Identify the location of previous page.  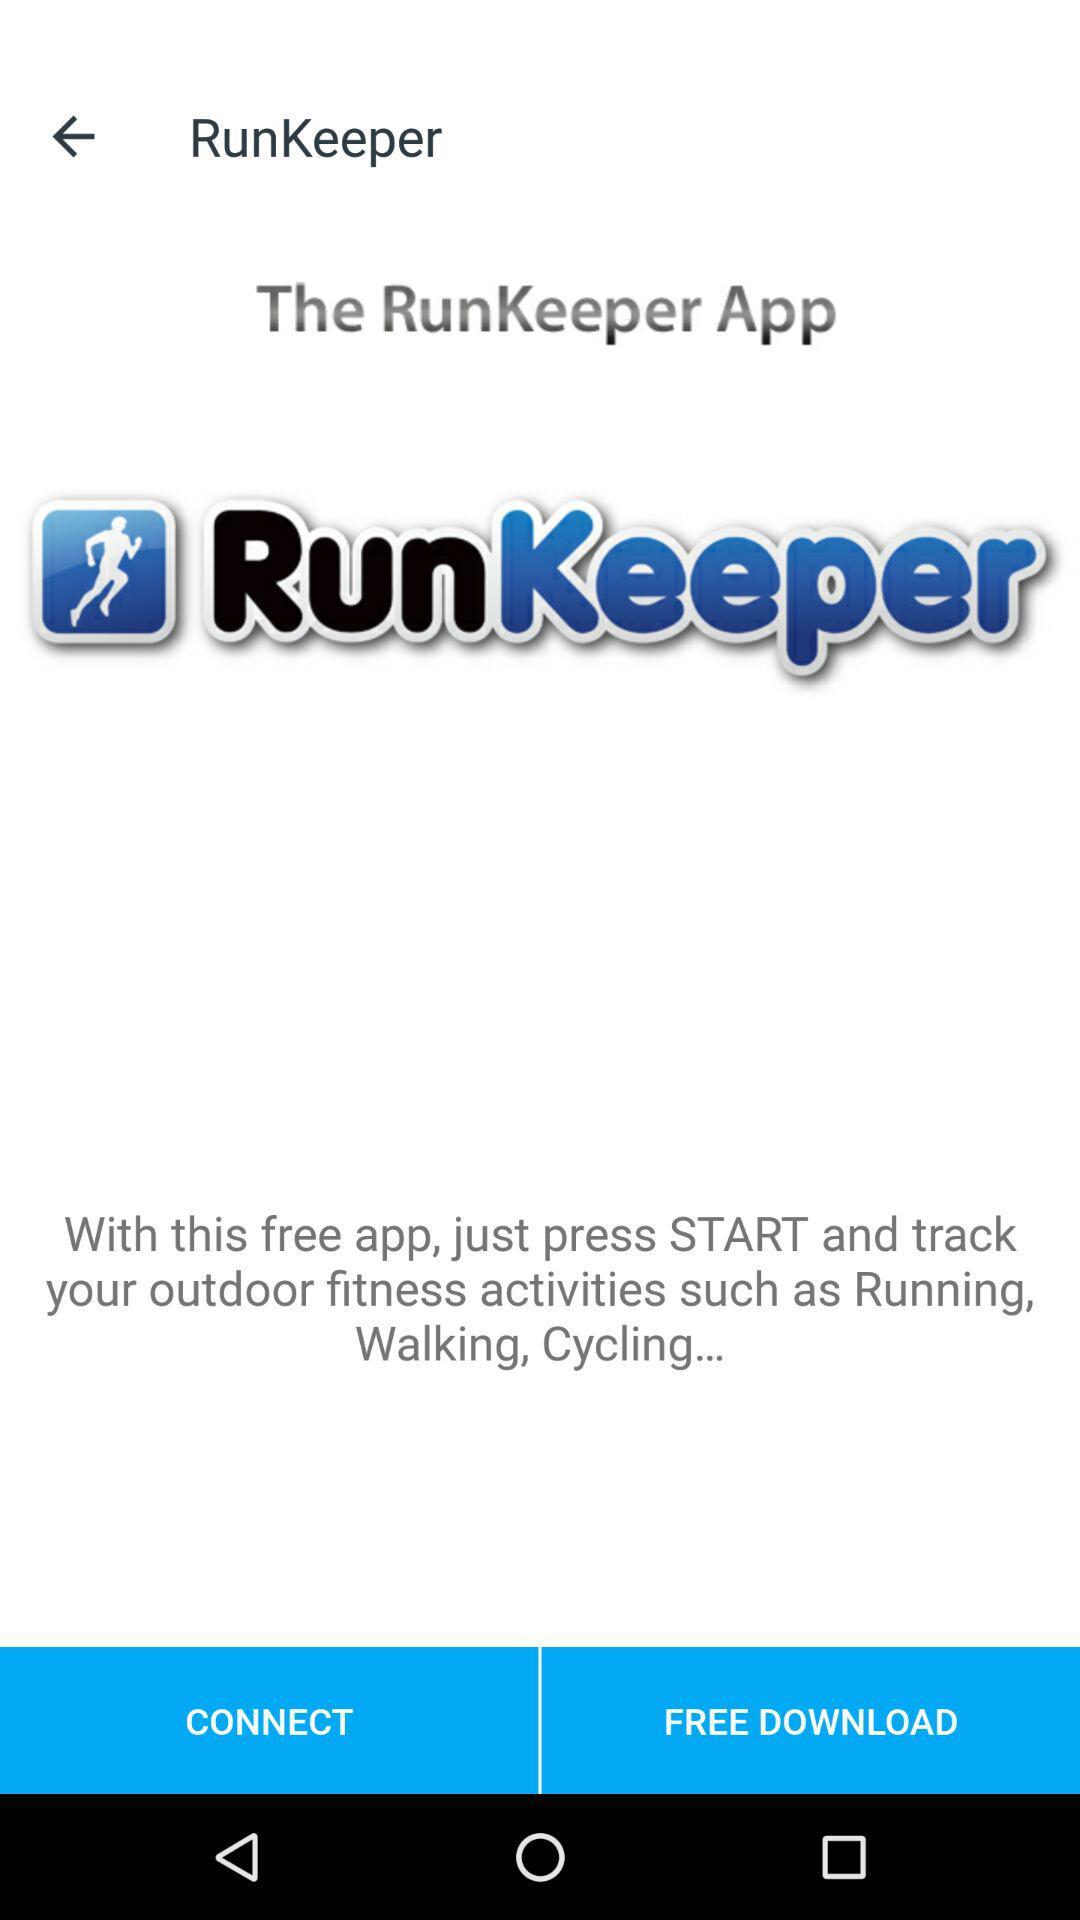
(72, 135).